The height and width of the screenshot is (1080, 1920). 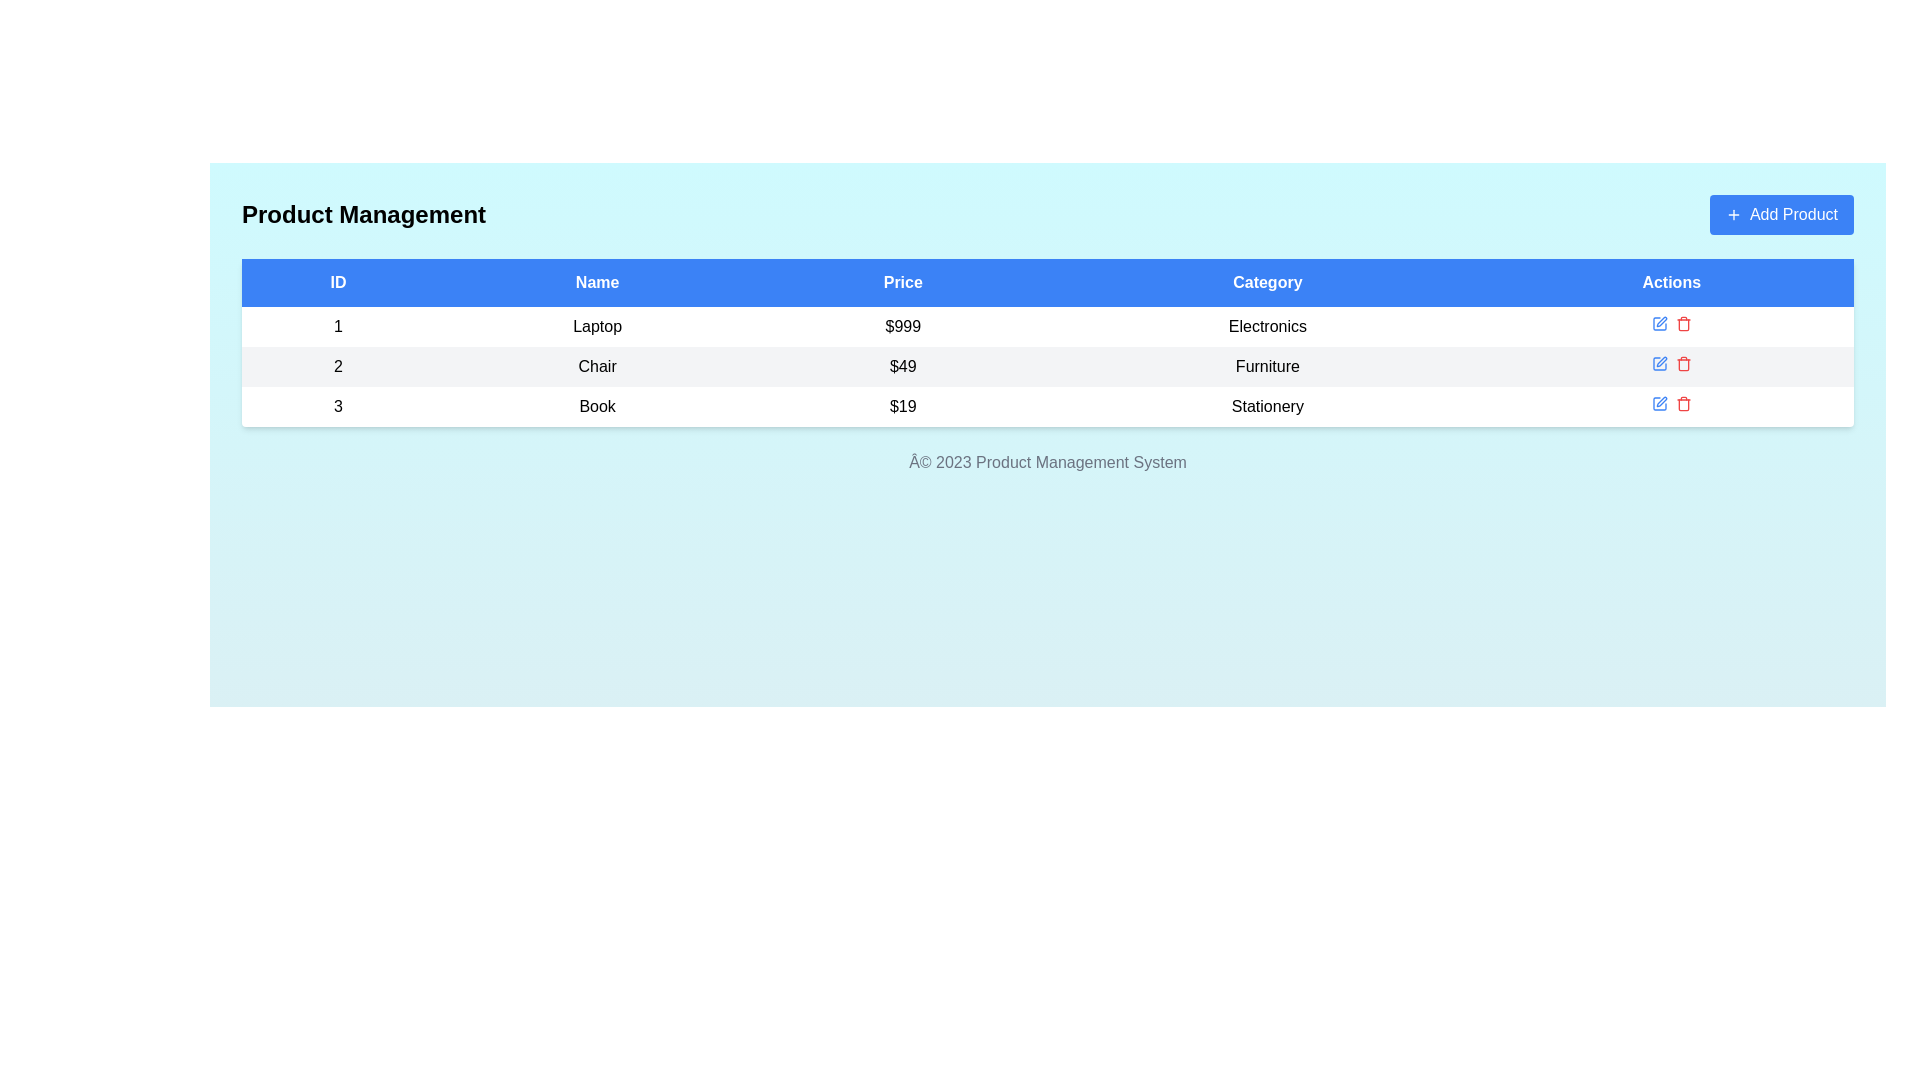 I want to click on the Text label displaying category information for the product in the fourth column of the third row of the table, which corresponds to item '3', so click(x=1266, y=406).